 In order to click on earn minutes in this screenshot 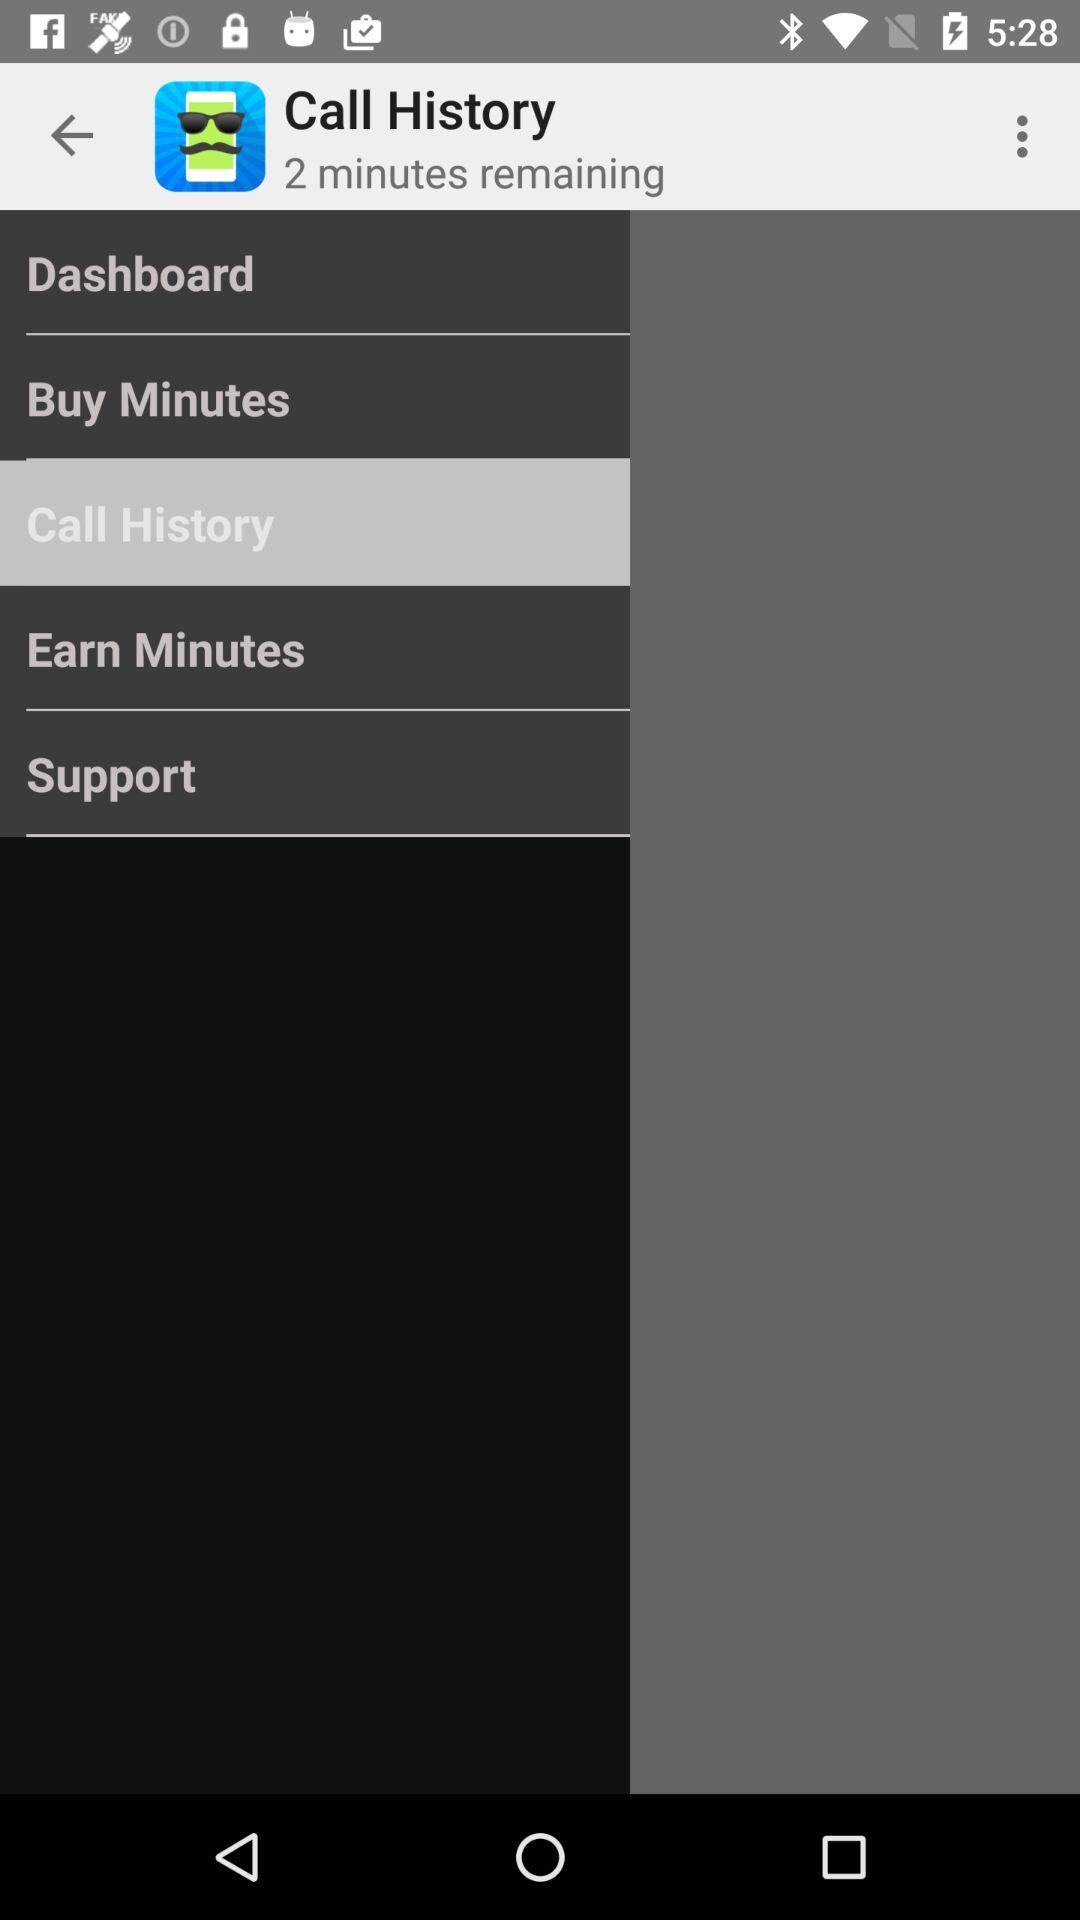, I will do `click(315, 648)`.